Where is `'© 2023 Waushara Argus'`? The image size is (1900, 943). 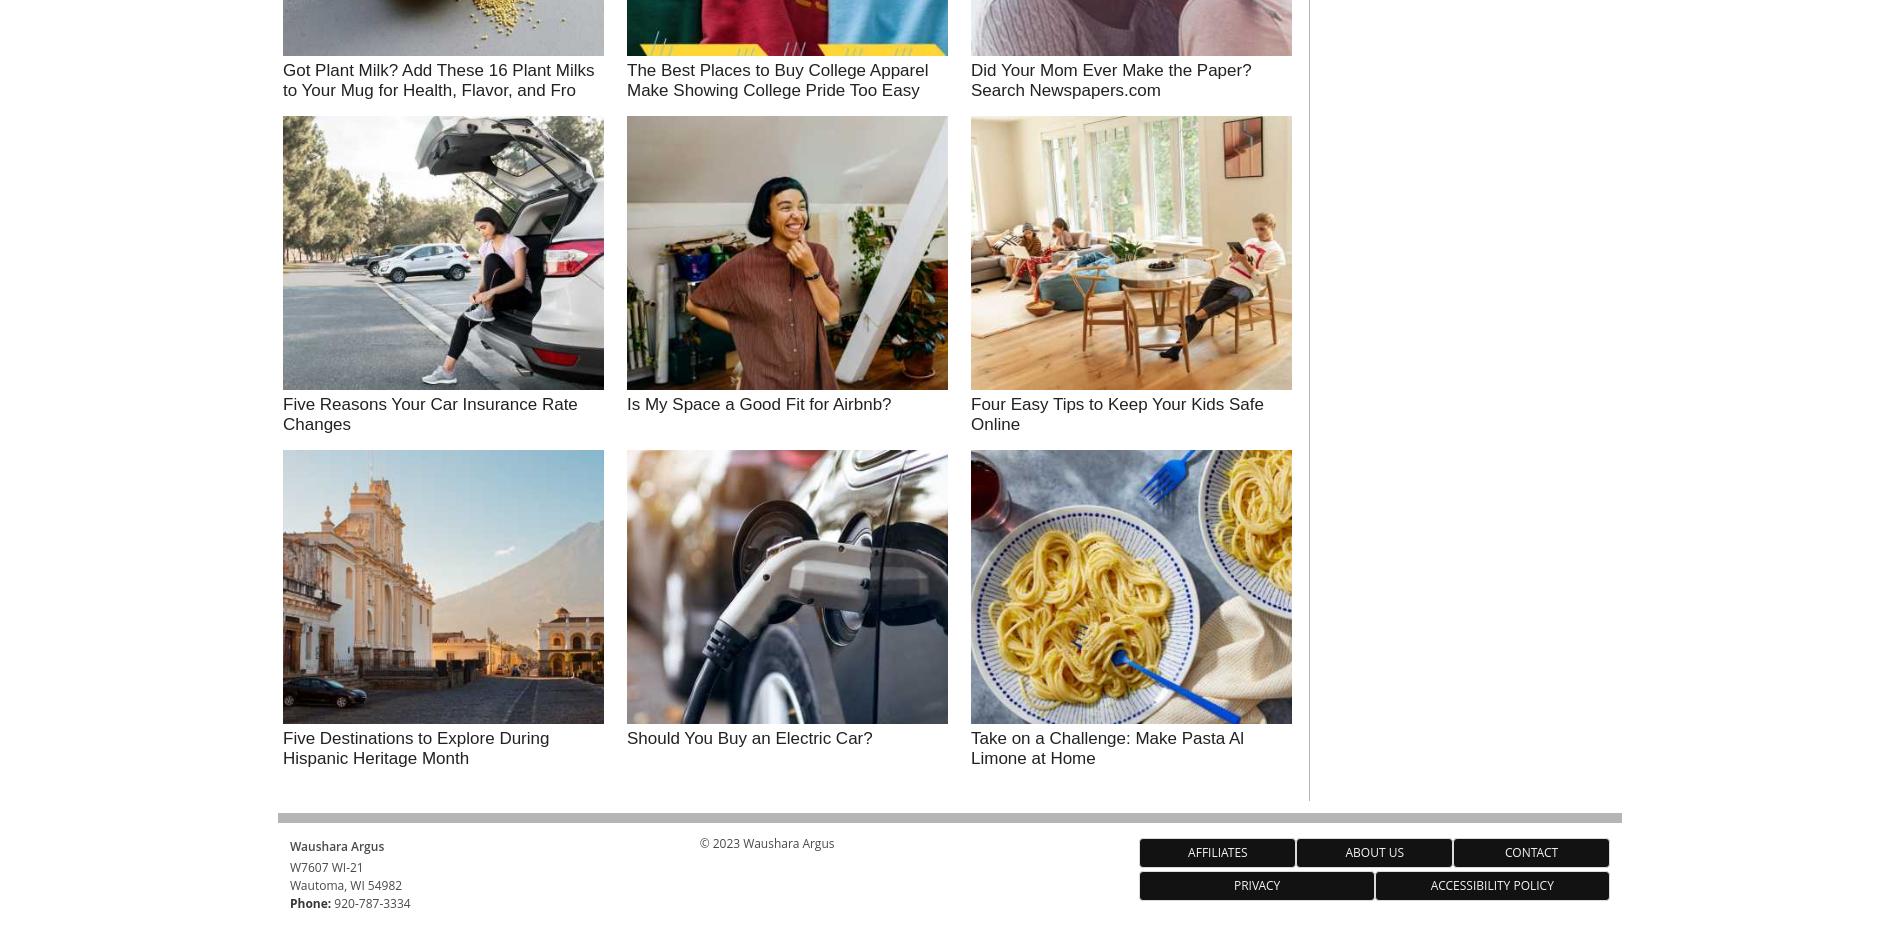 '© 2023 Waushara Argus' is located at coordinates (765, 842).